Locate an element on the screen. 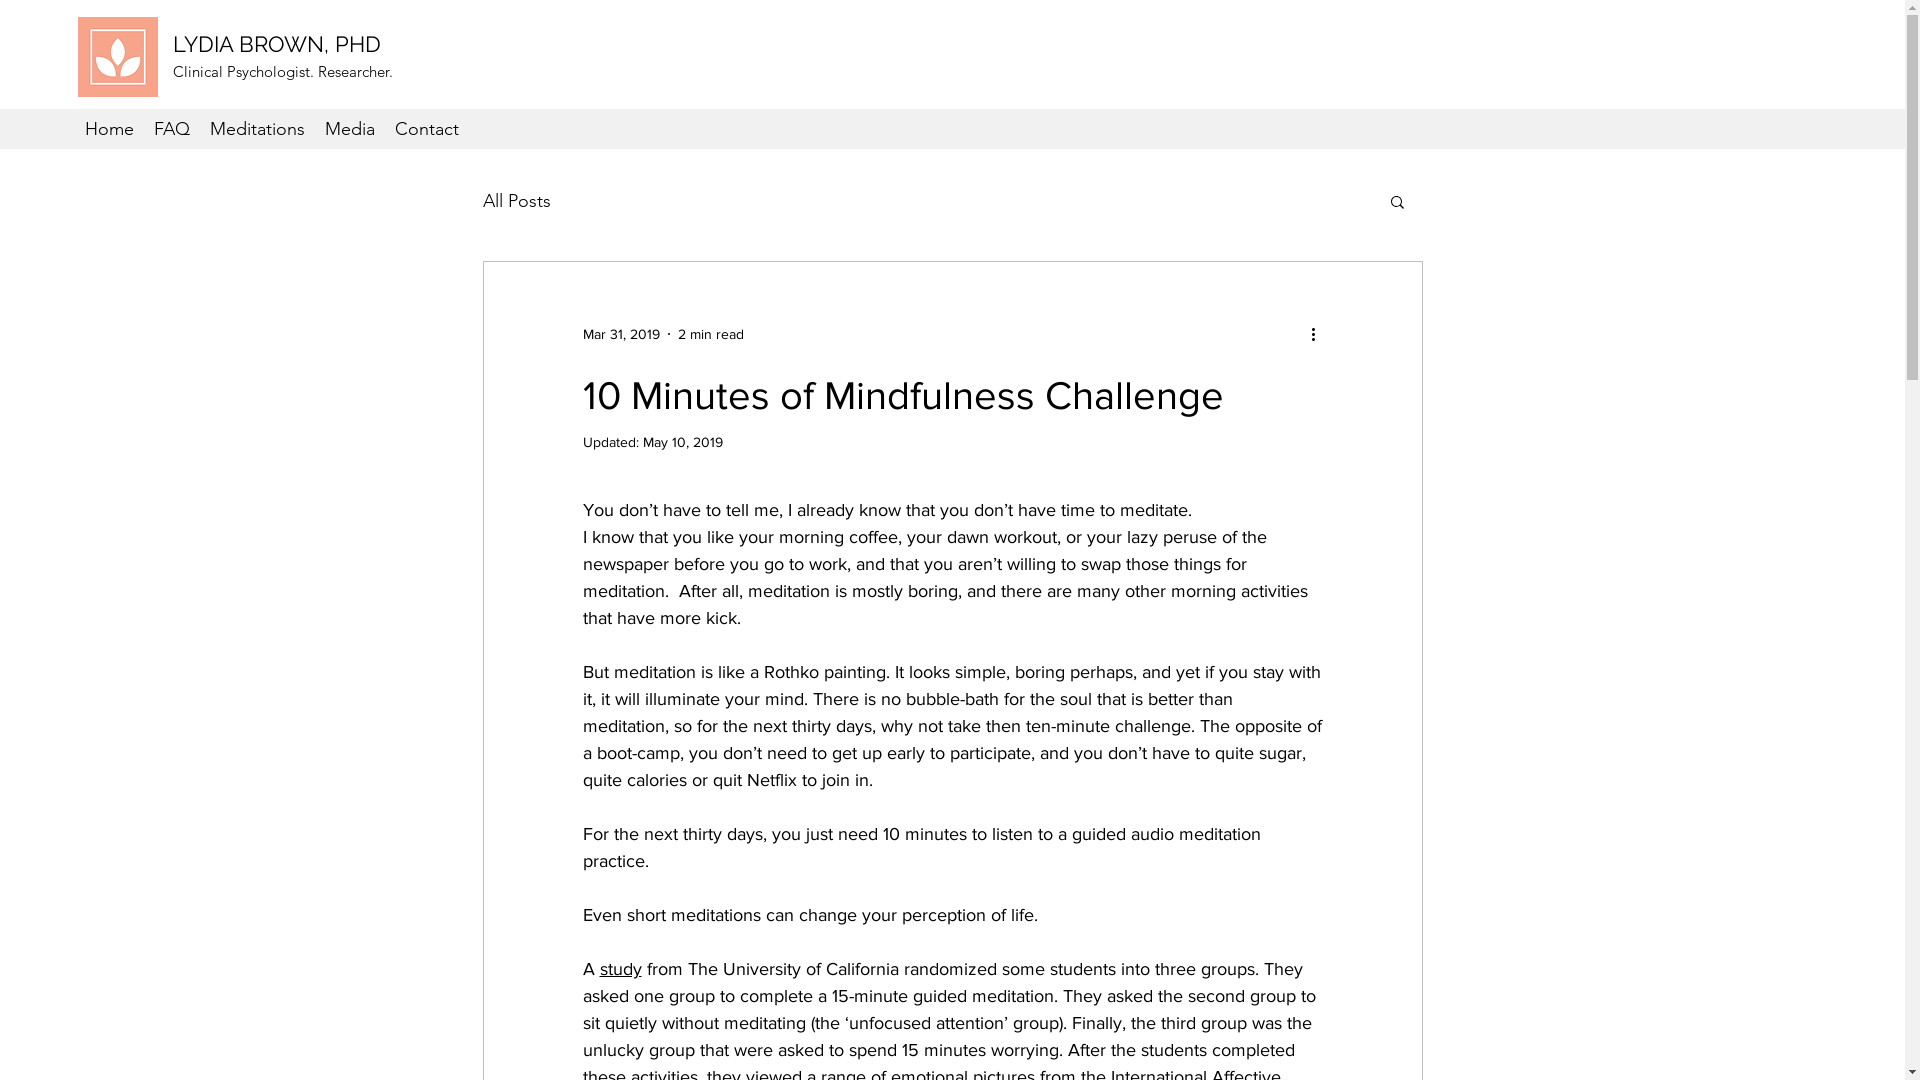  'Meditations' is located at coordinates (256, 128).